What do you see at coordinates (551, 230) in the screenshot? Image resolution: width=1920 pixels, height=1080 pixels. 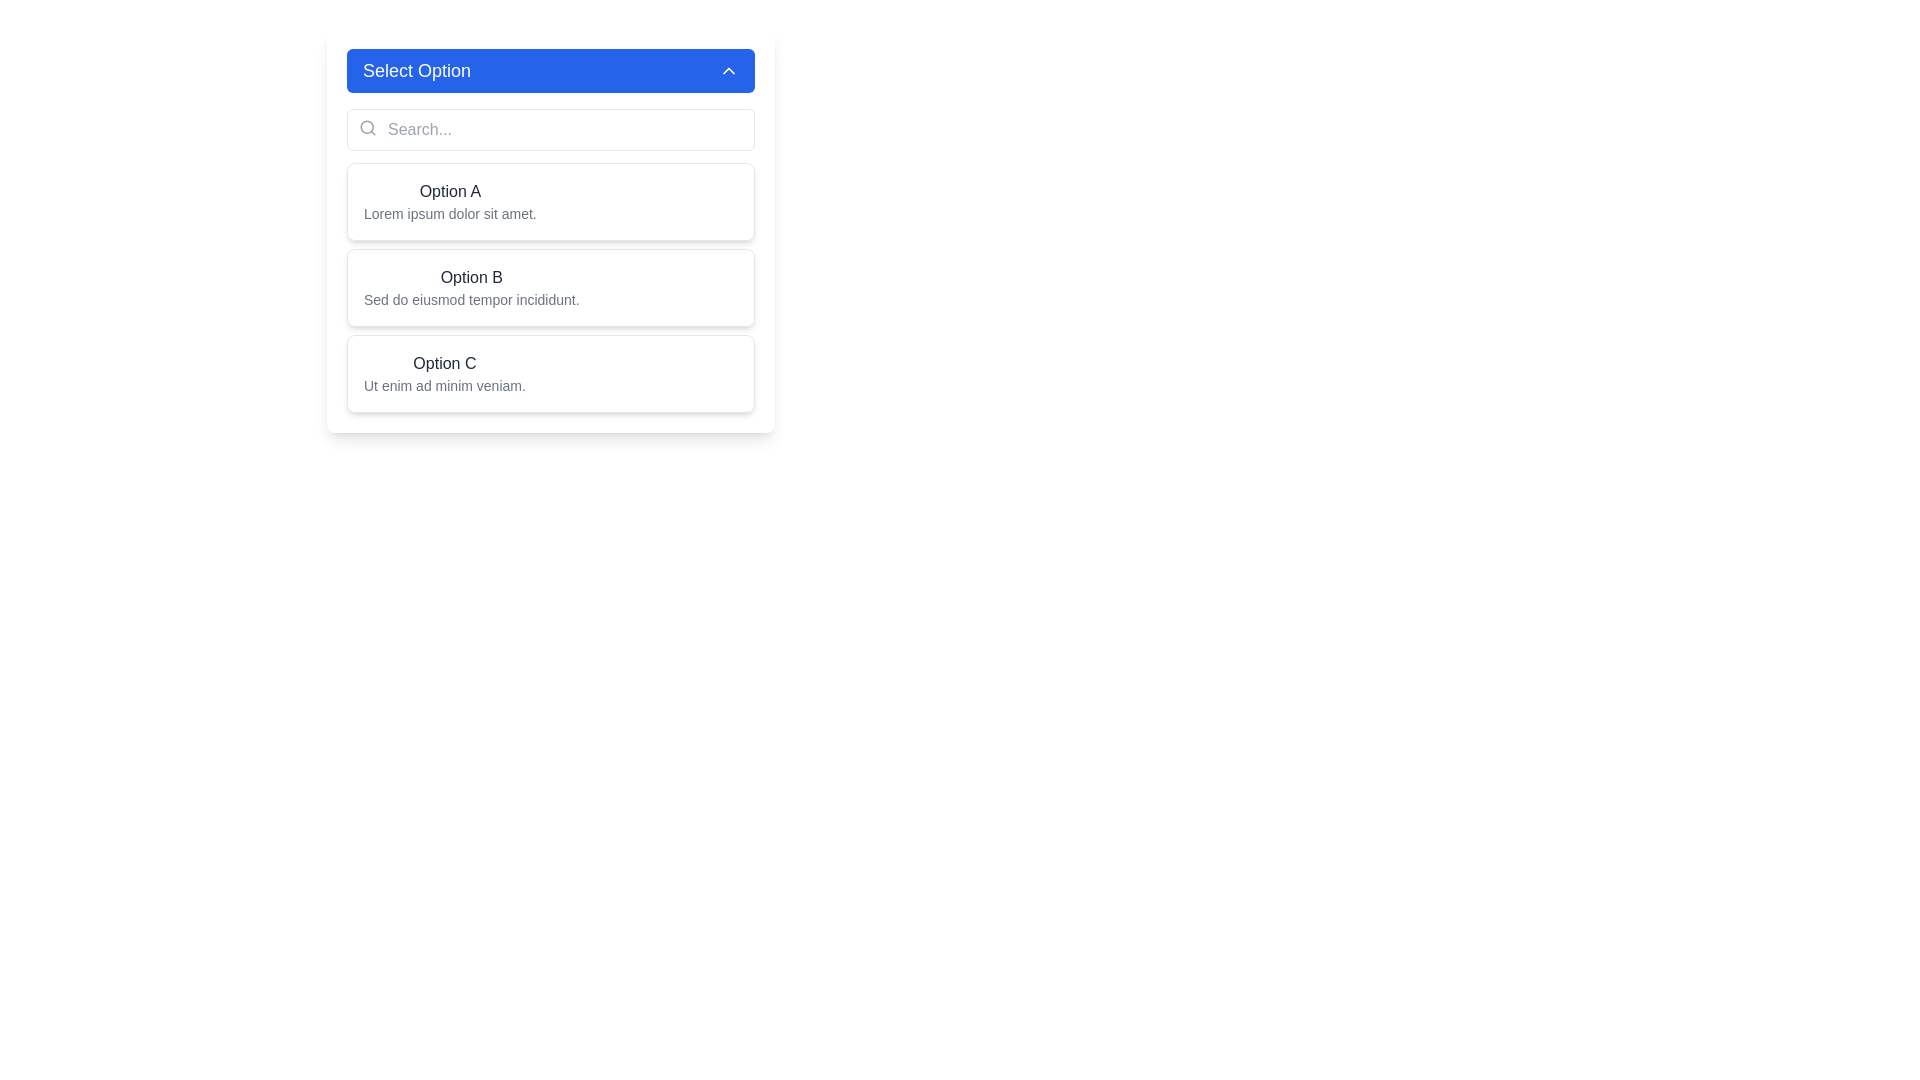 I see `the first selectable option in the list, which consists of a bold title and a short description, positioned below the search bar` at bounding box center [551, 230].